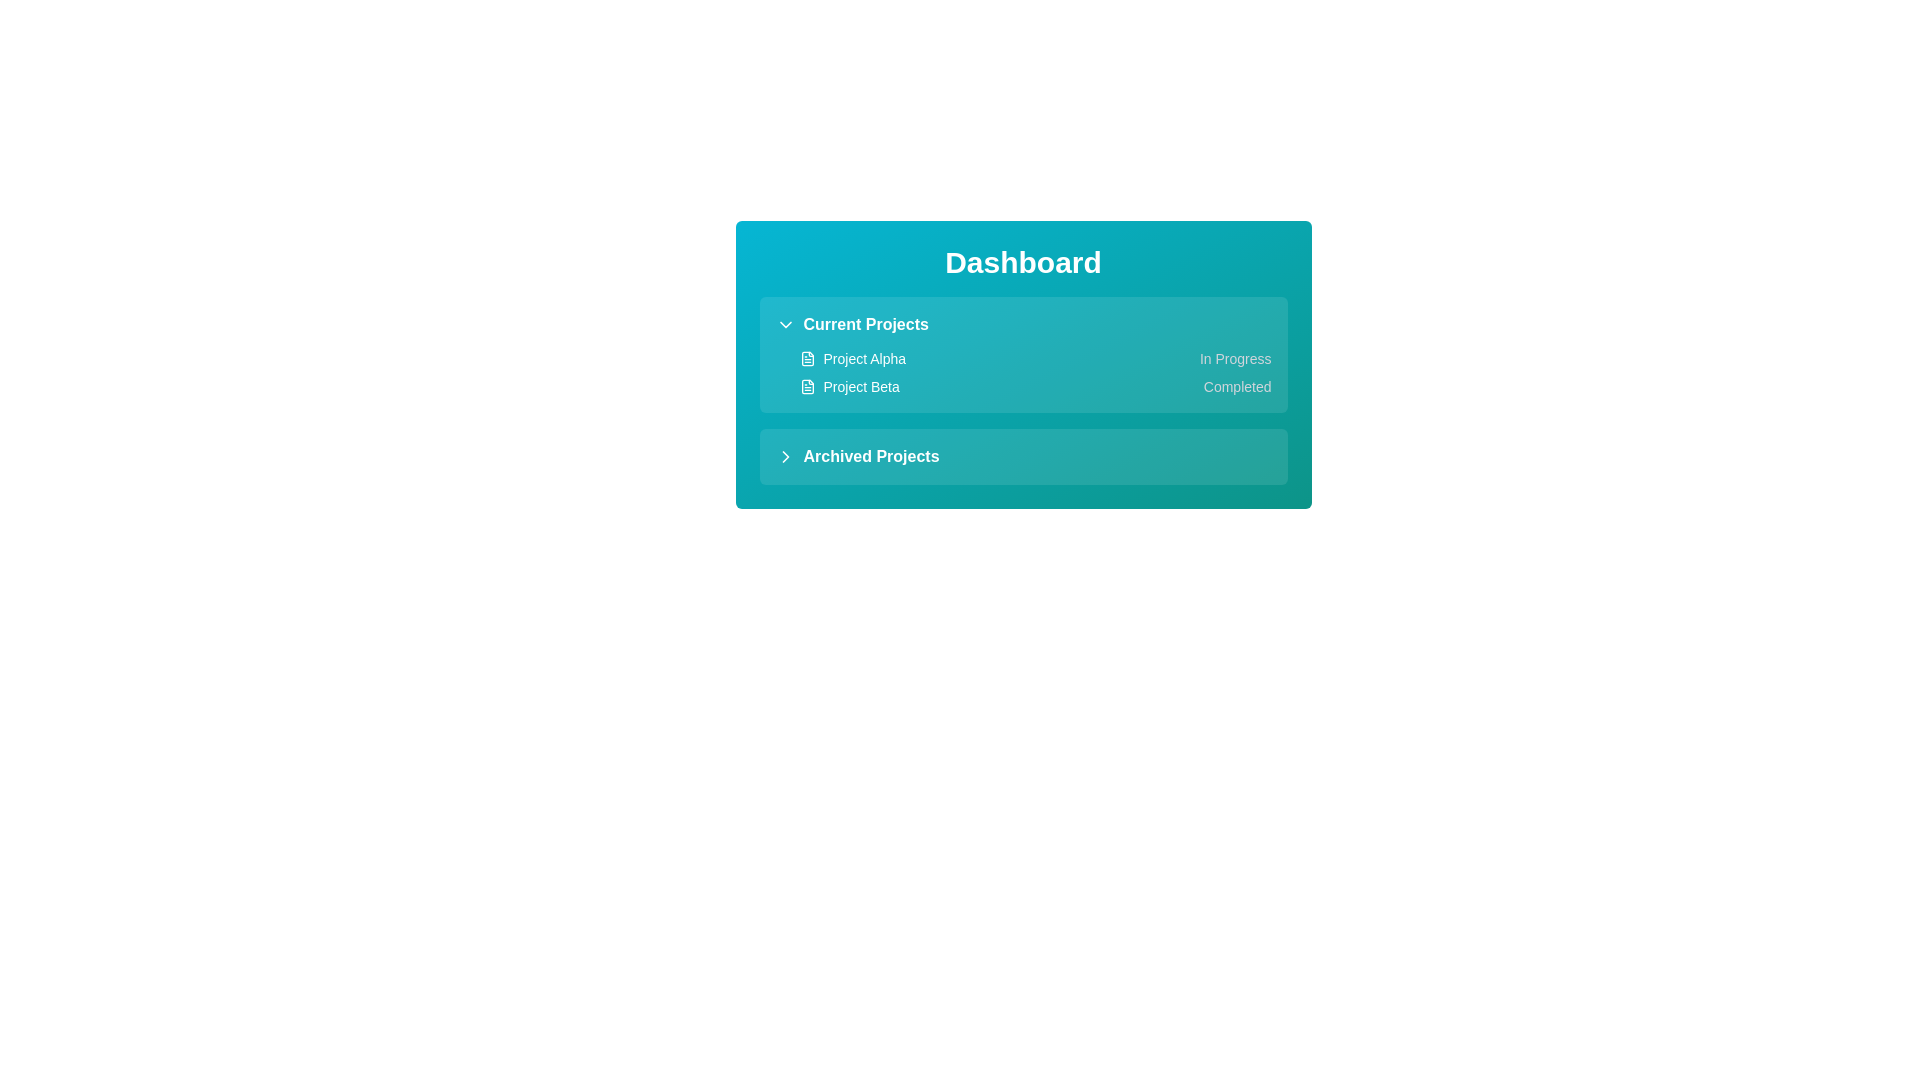  What do you see at coordinates (849, 386) in the screenshot?
I see `the list item labeled 'Project Beta' with a document icon` at bounding box center [849, 386].